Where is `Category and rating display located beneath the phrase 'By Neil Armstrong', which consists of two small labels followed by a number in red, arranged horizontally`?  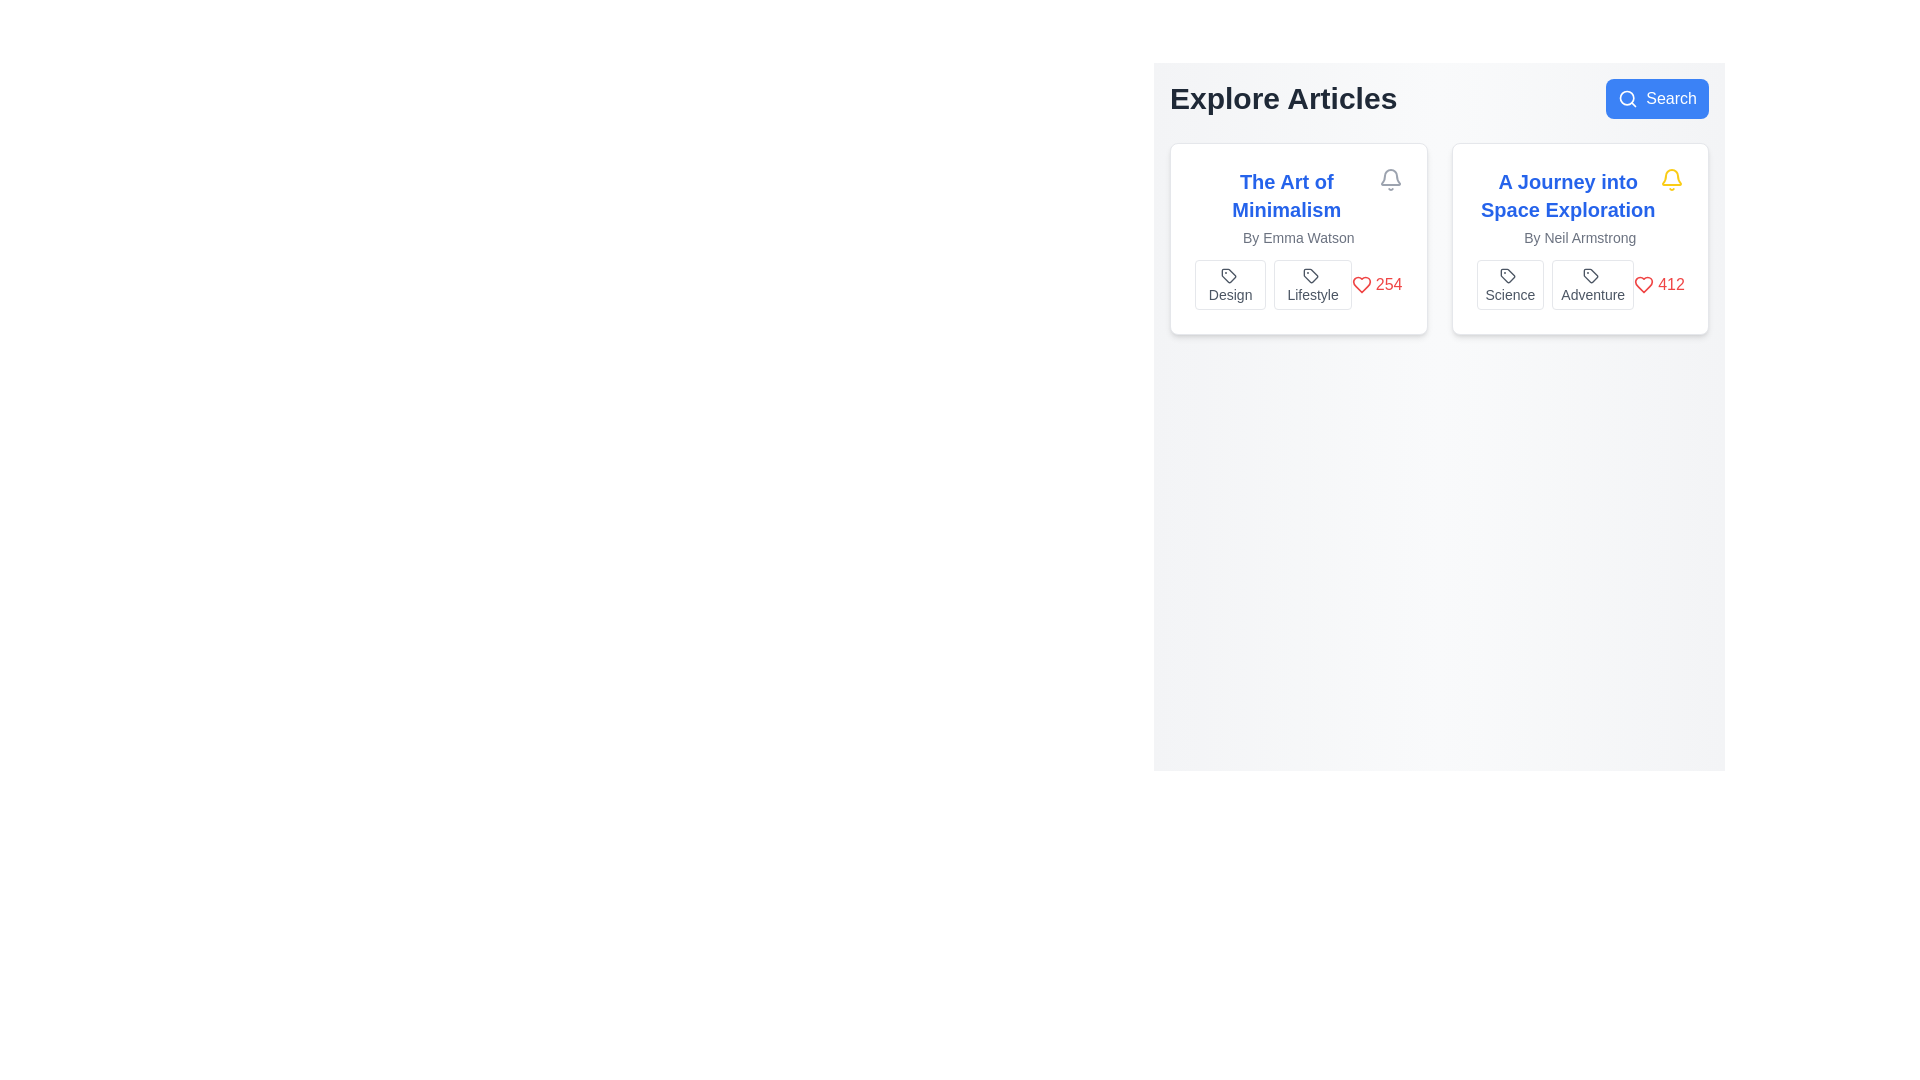 Category and rating display located beneath the phrase 'By Neil Armstrong', which consists of two small labels followed by a number in red, arranged horizontally is located at coordinates (1579, 285).